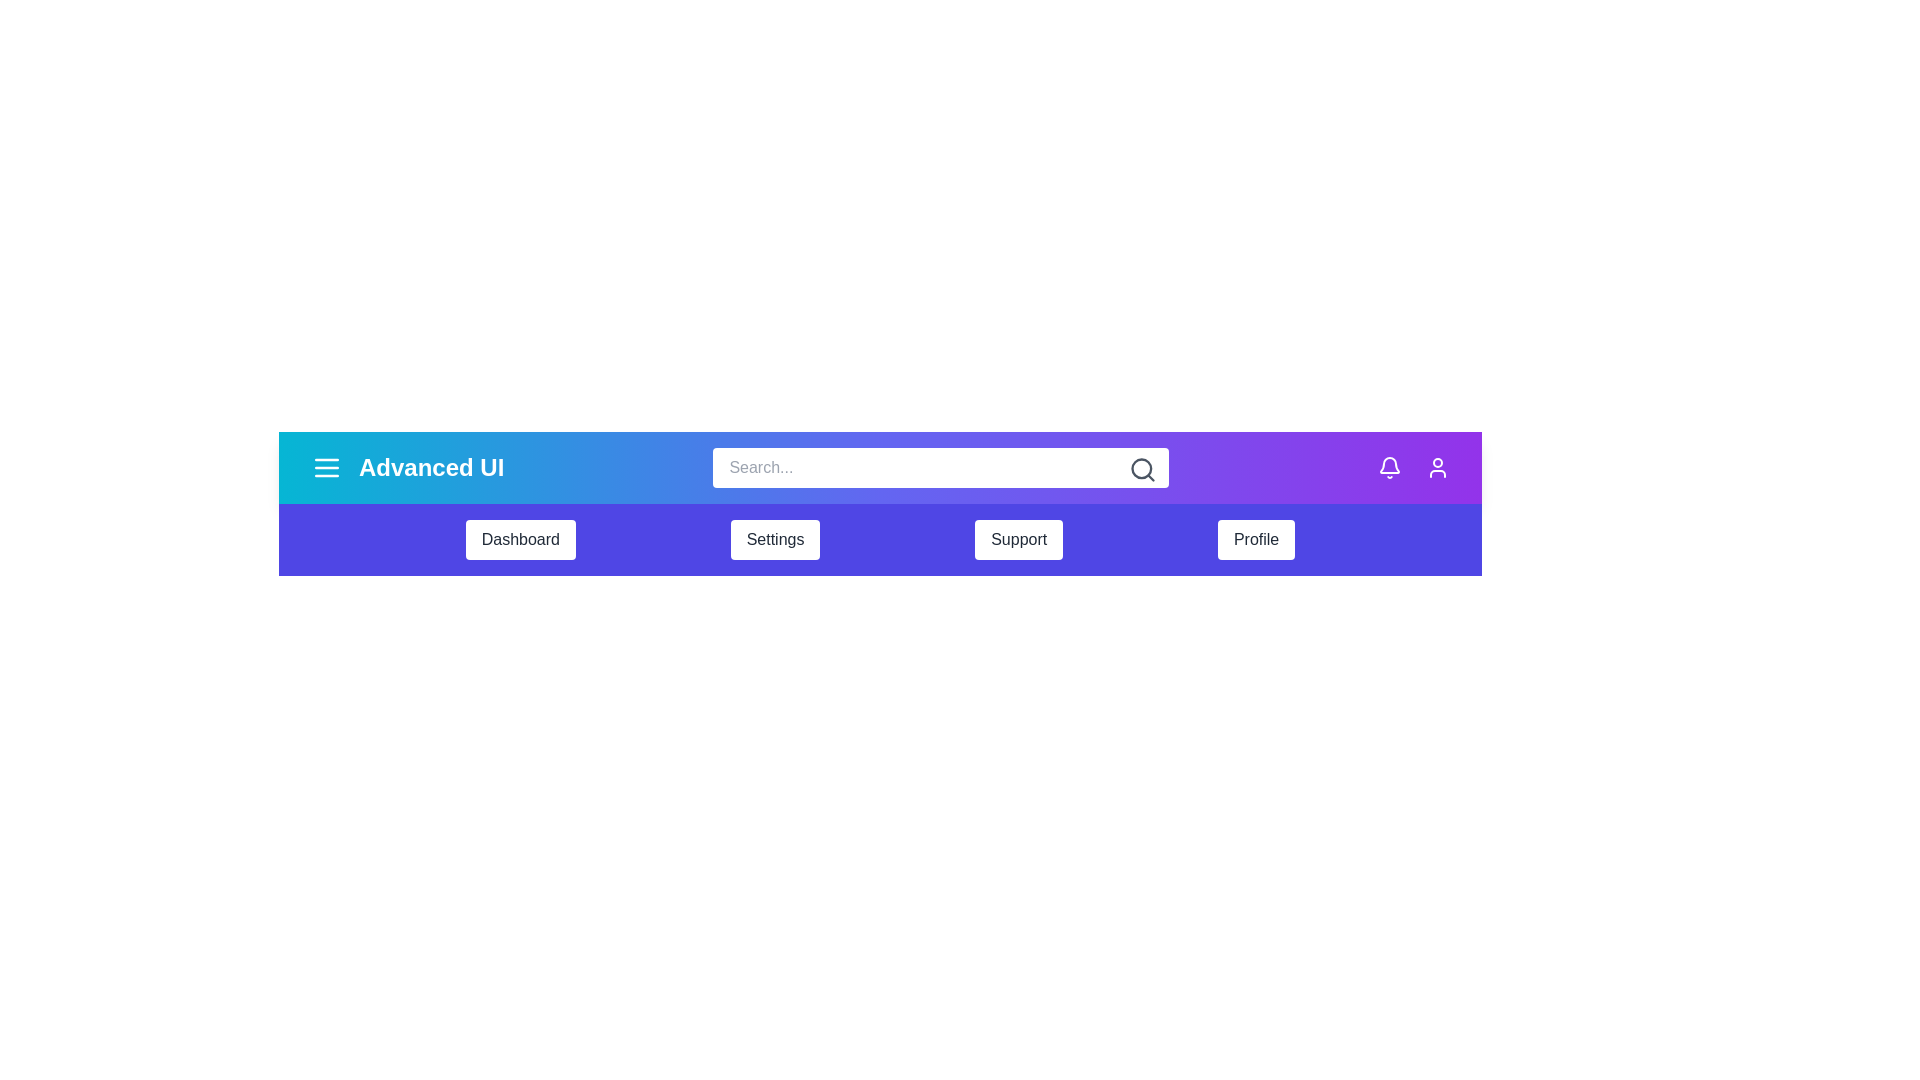 The image size is (1920, 1080). What do you see at coordinates (1437, 467) in the screenshot?
I see `the user icon to access user profile settings` at bounding box center [1437, 467].